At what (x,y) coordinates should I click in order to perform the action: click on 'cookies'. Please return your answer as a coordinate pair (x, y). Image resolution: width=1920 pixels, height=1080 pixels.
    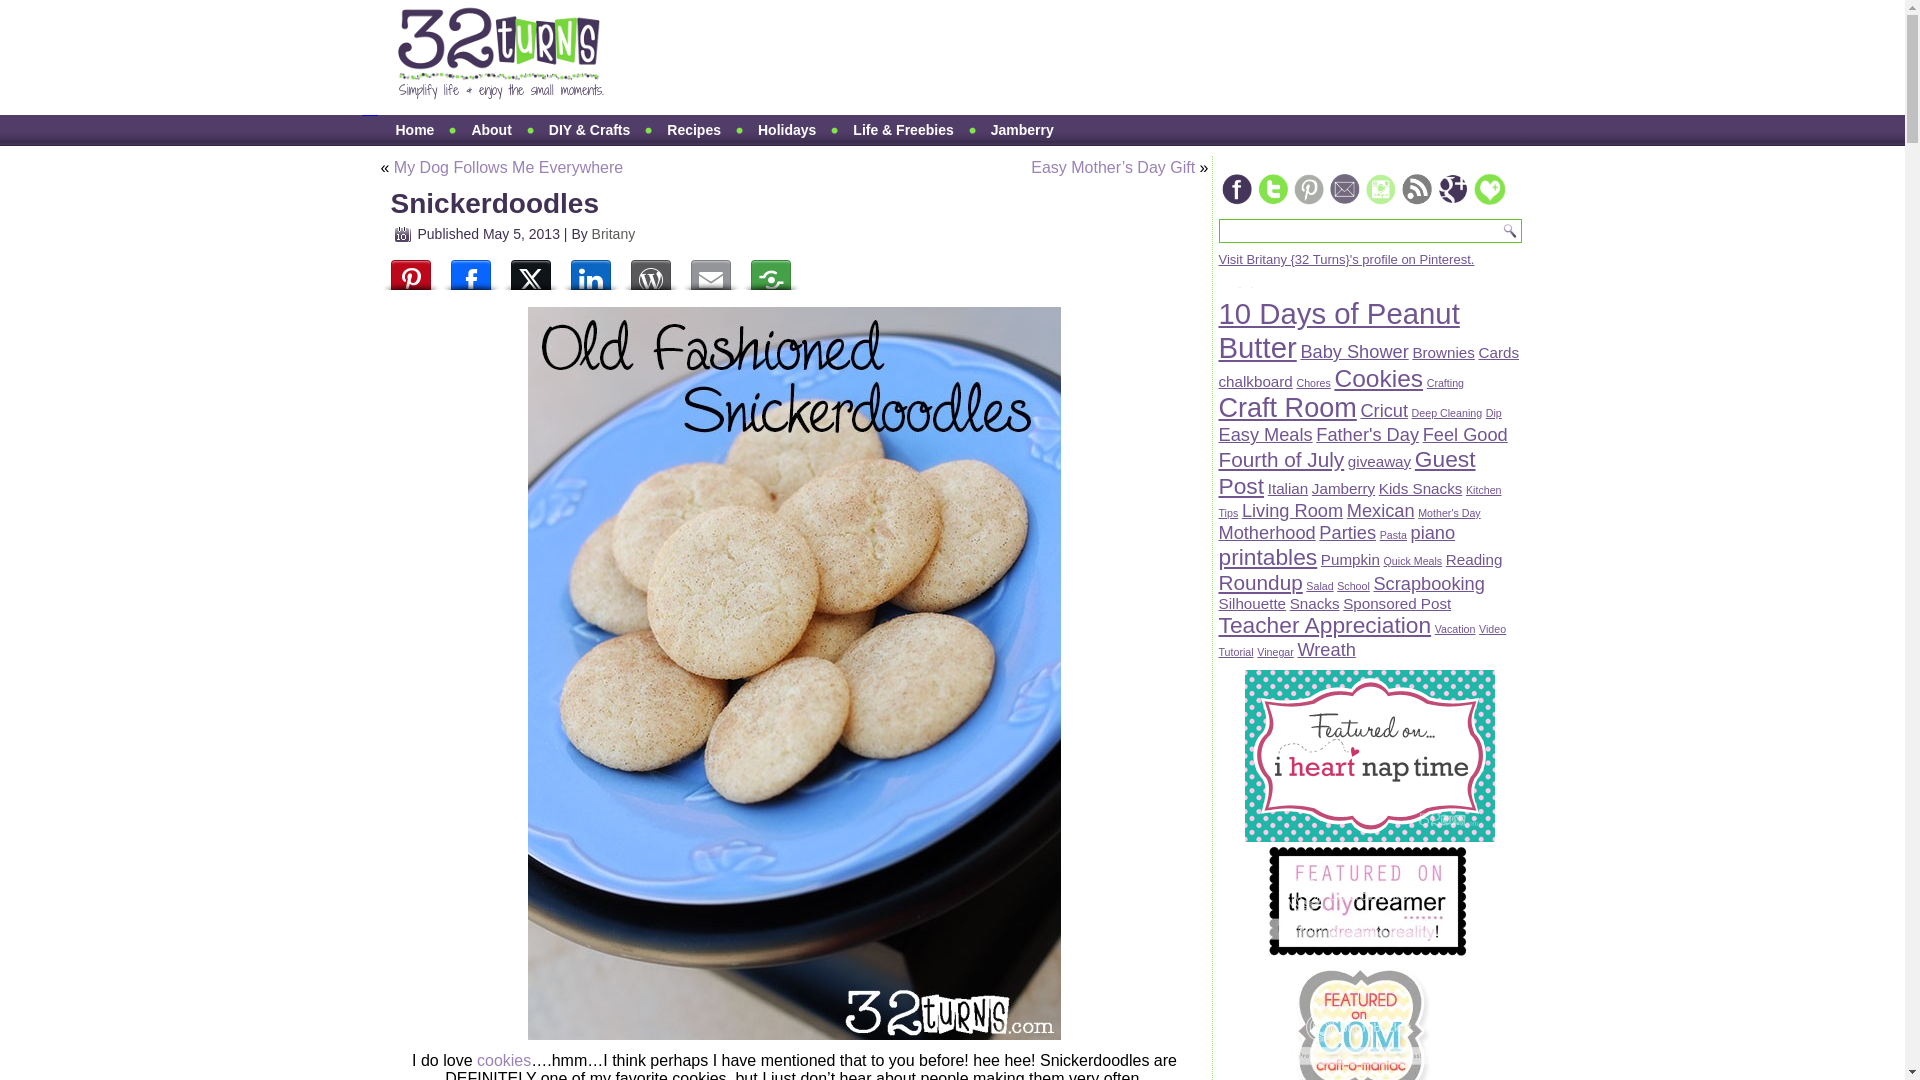
    Looking at the image, I should click on (475, 1059).